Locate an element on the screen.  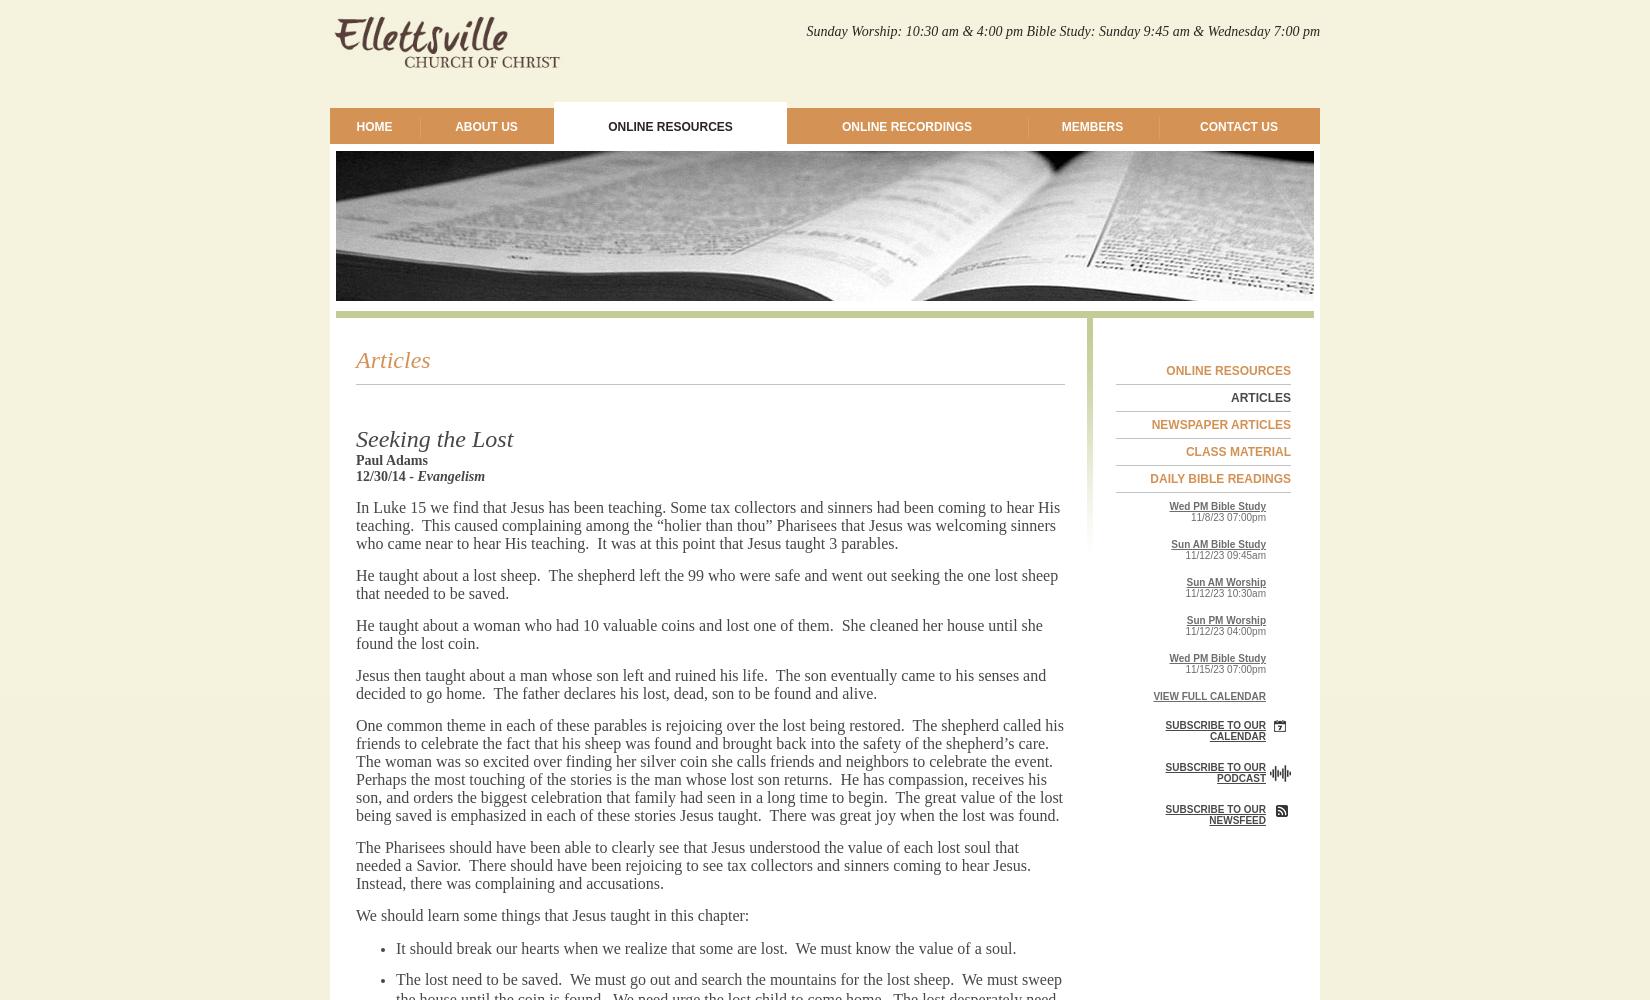
'Class Material' is located at coordinates (1237, 451).